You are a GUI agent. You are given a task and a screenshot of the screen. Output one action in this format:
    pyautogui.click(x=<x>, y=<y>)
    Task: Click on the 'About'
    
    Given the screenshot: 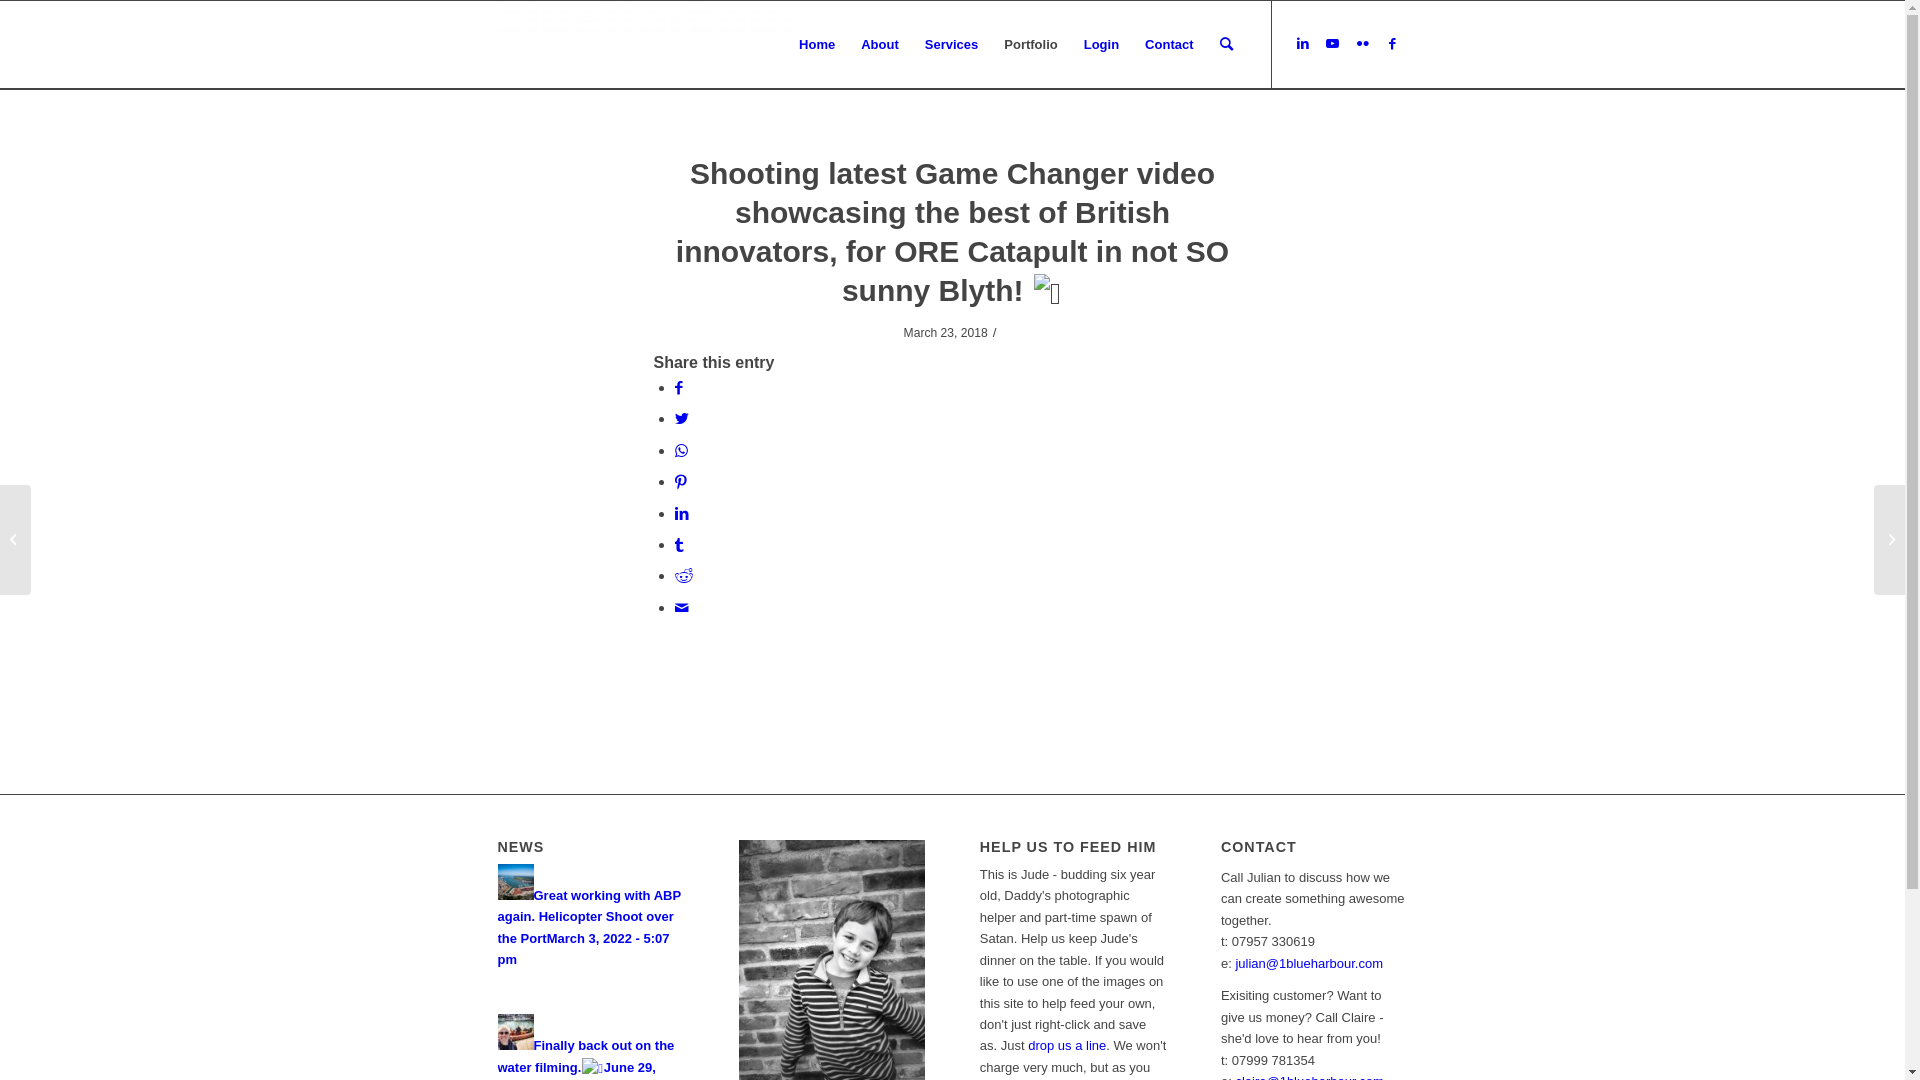 What is the action you would take?
    pyautogui.click(x=848, y=45)
    